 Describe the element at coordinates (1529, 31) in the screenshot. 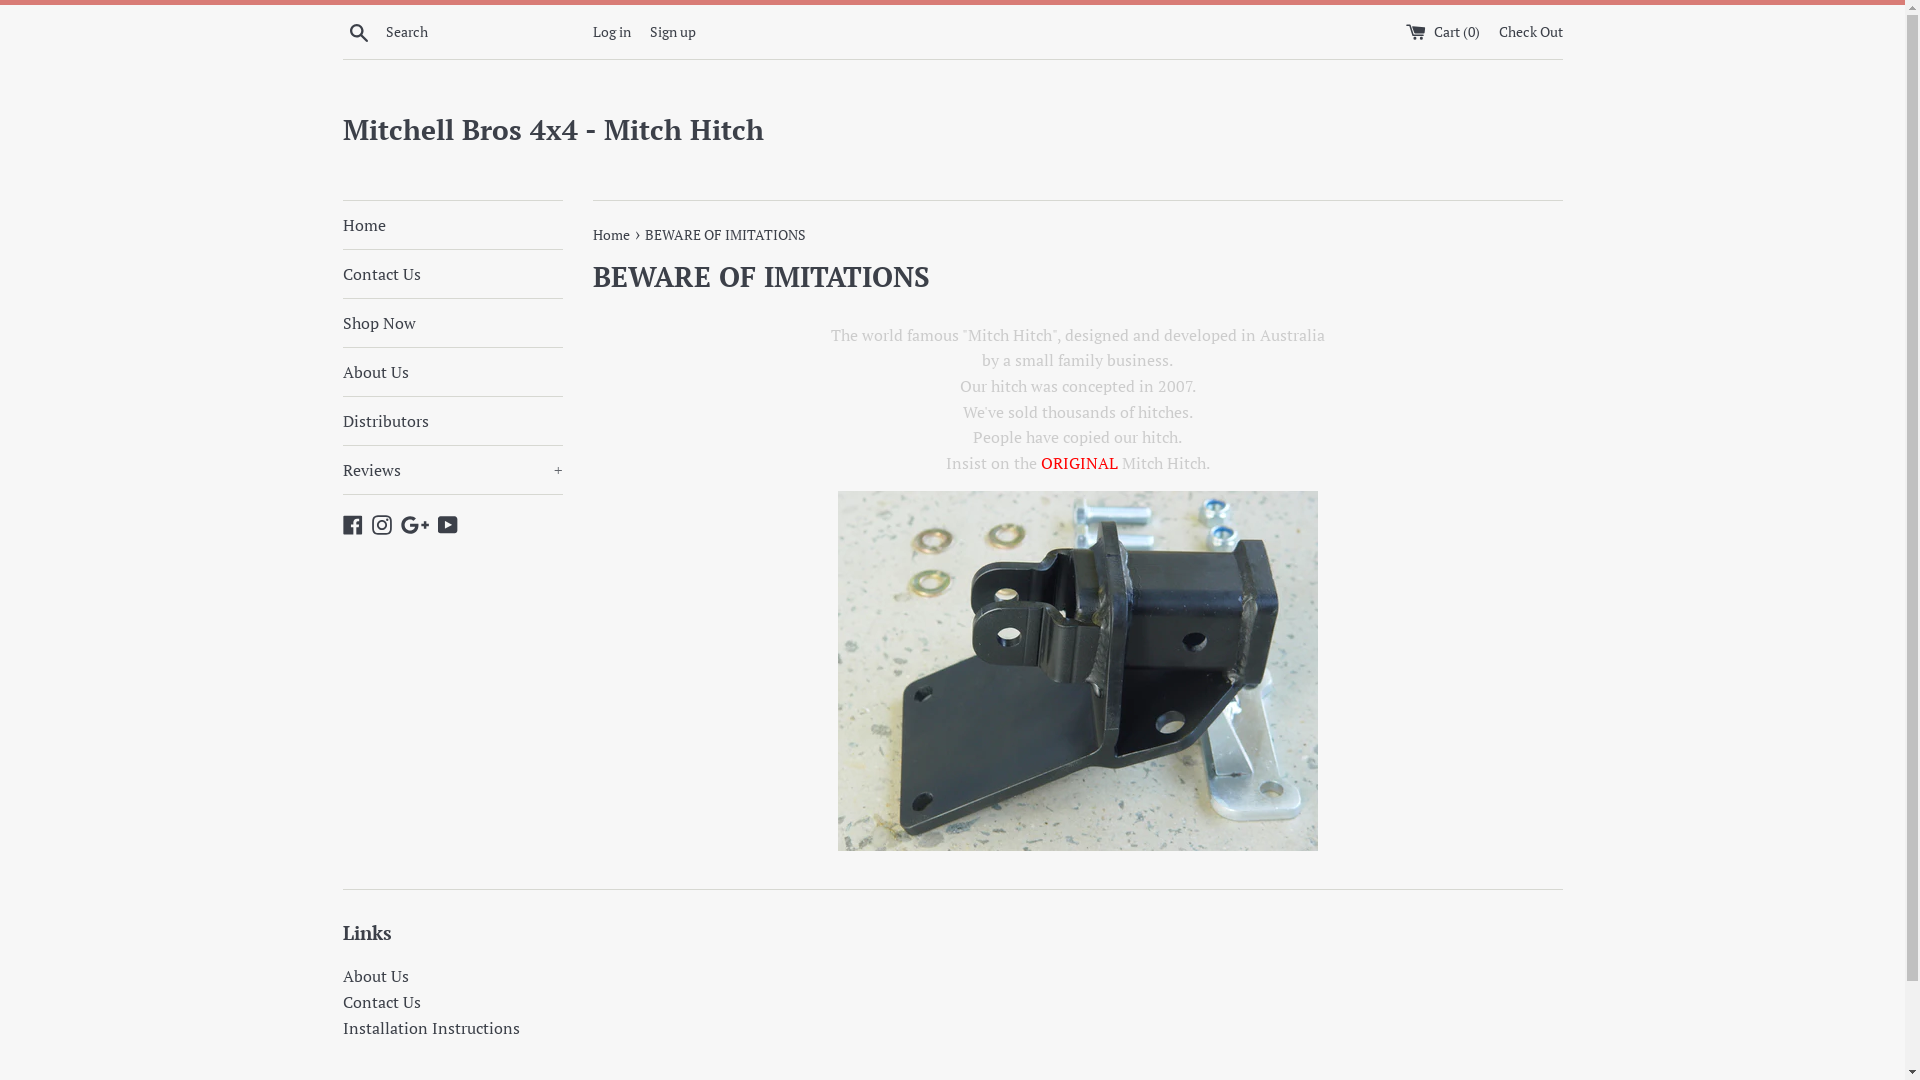

I see `'Check Out'` at that location.